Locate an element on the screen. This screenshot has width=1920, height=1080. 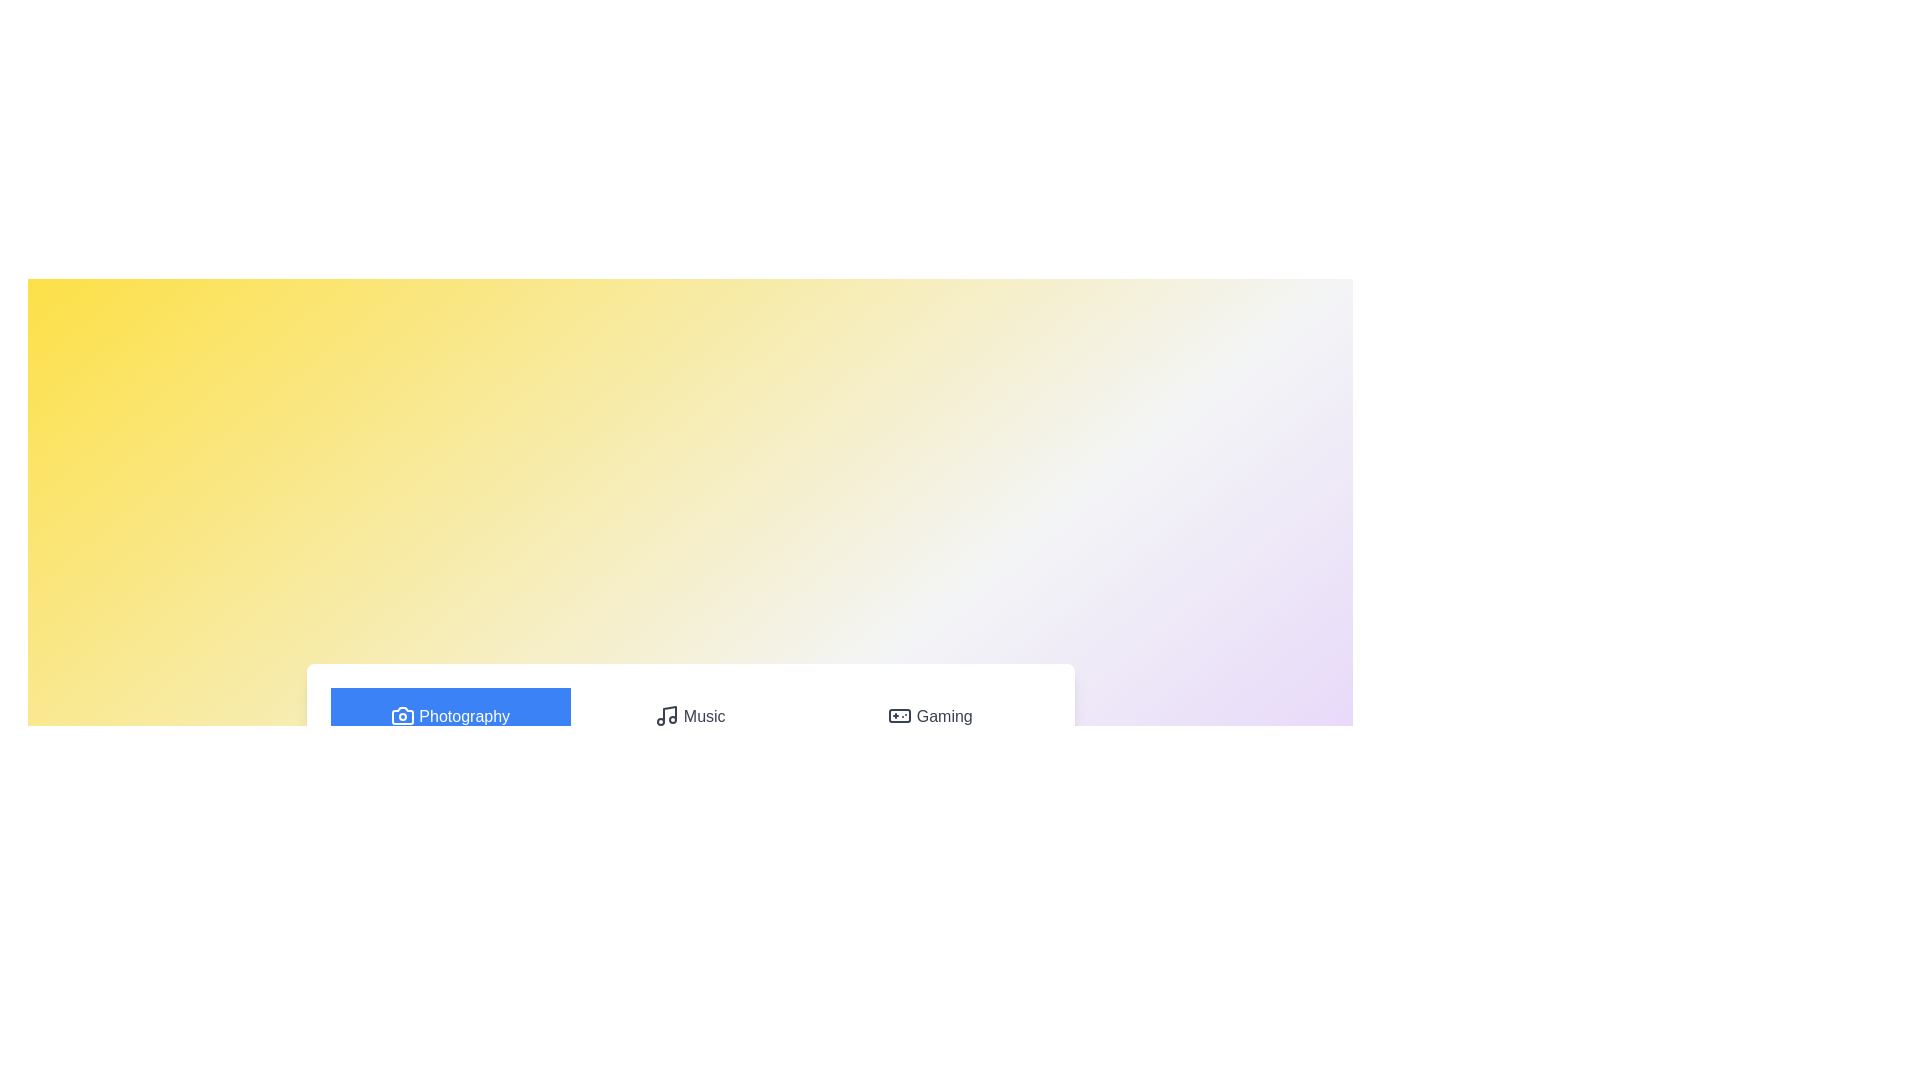
the tab labeled Photography is located at coordinates (449, 716).